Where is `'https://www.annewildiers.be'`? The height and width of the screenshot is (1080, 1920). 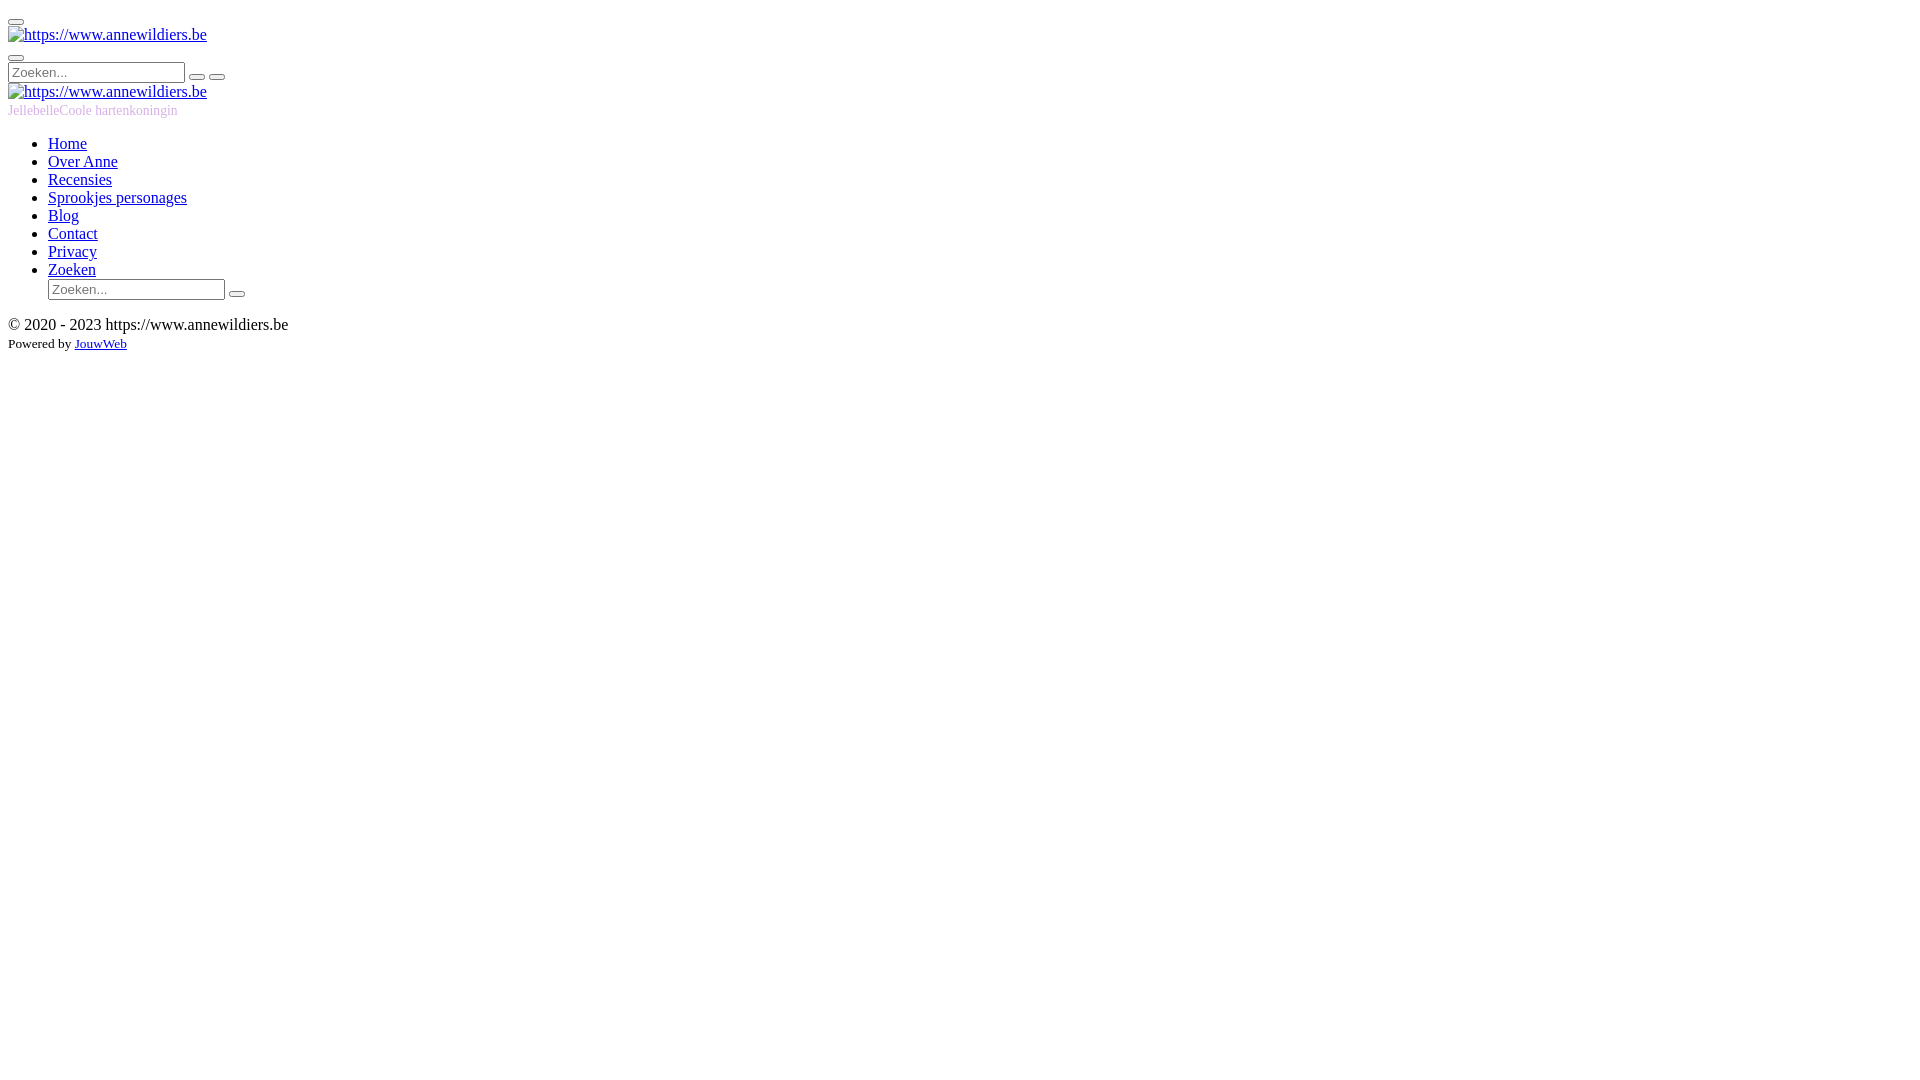
'https://www.annewildiers.be' is located at coordinates (8, 92).